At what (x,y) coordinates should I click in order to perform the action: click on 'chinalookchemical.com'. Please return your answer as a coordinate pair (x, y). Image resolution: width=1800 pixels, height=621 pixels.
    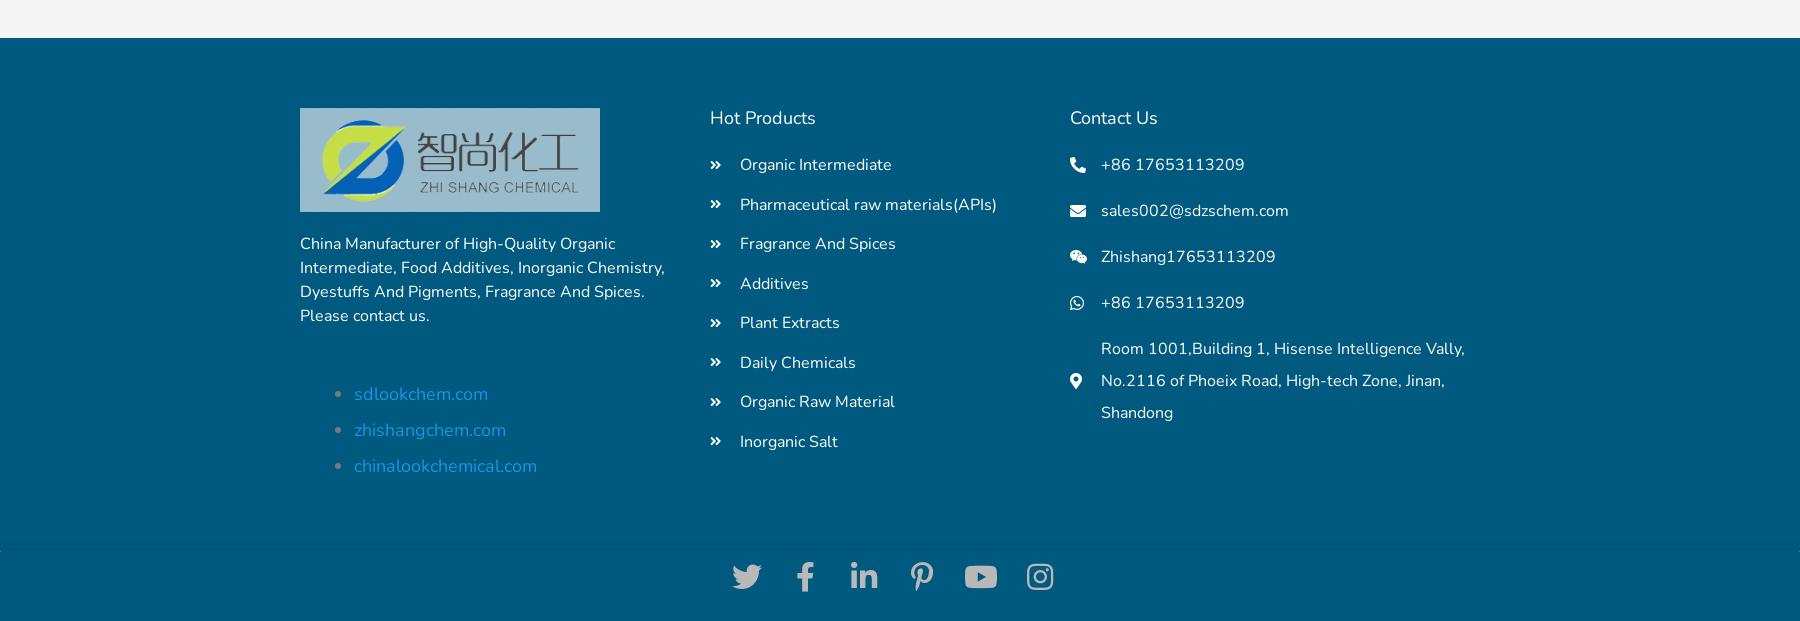
    Looking at the image, I should click on (445, 465).